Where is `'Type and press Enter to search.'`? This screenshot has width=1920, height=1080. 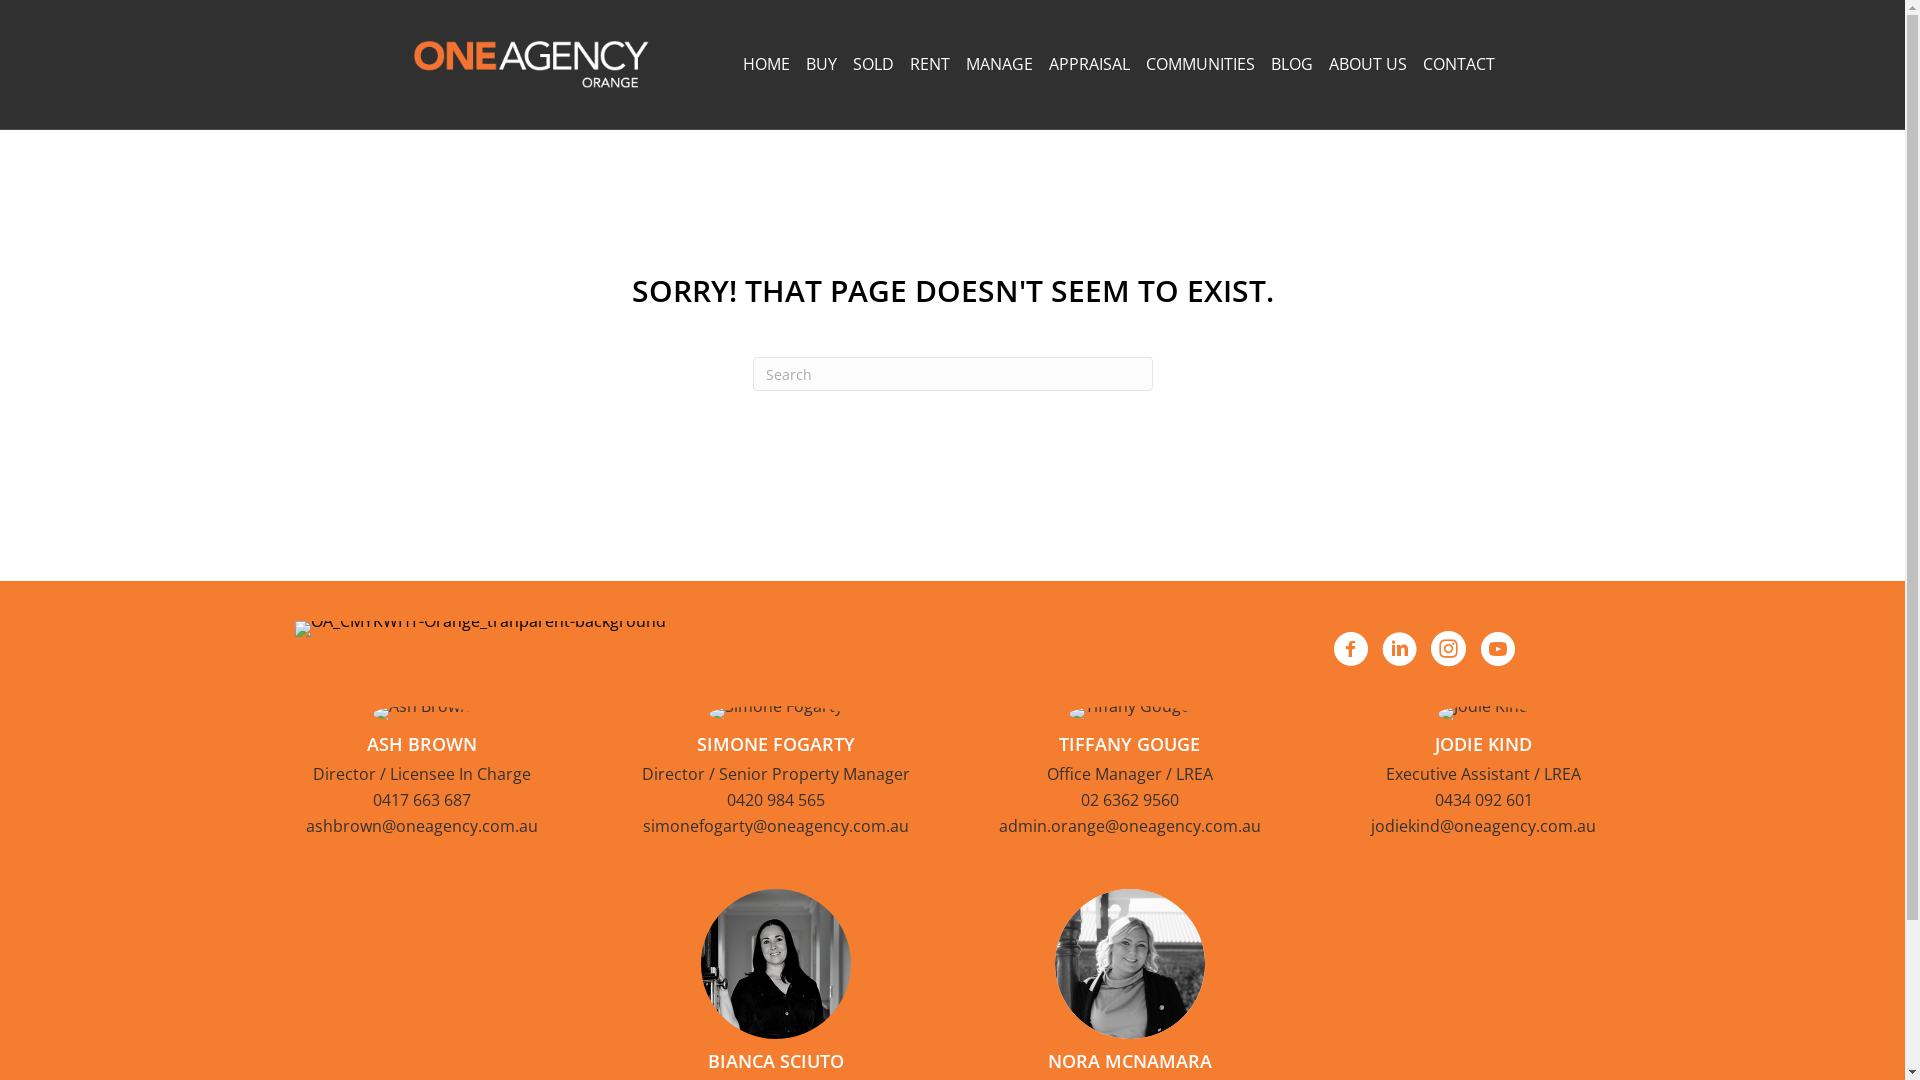
'Type and press Enter to search.' is located at coordinates (950, 374).